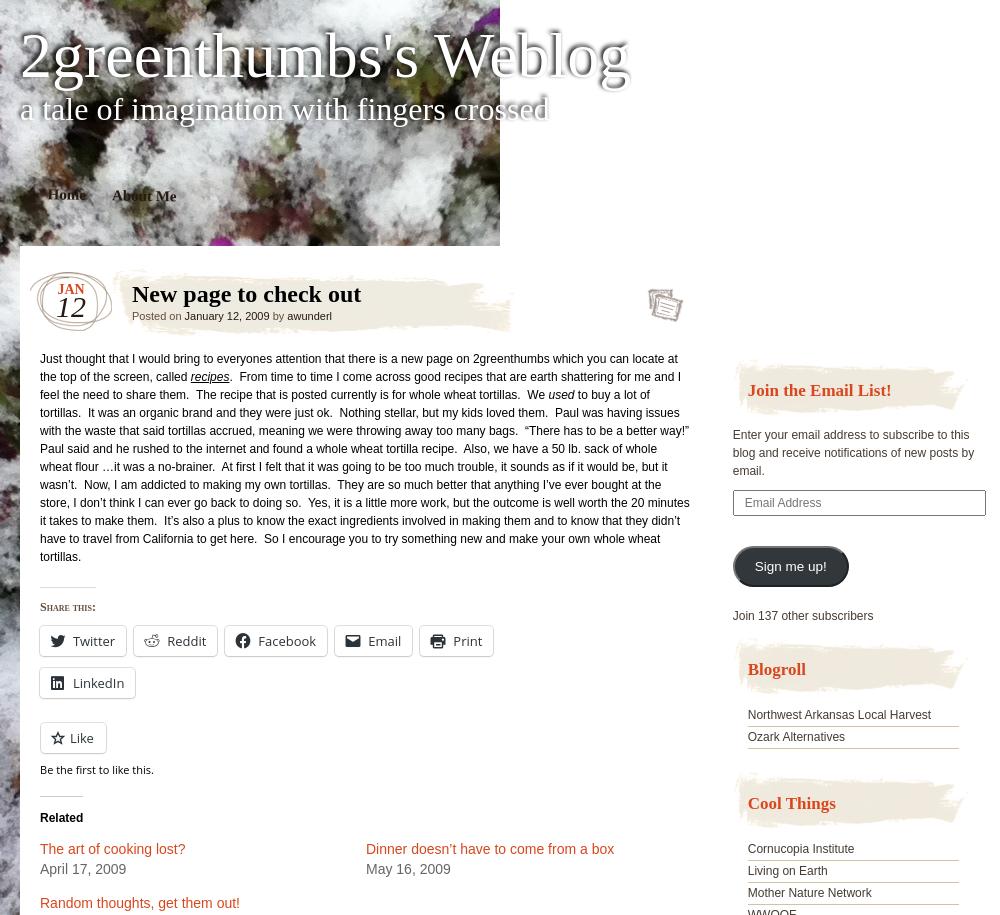  I want to click on 'LinkedIn', so click(97, 681).